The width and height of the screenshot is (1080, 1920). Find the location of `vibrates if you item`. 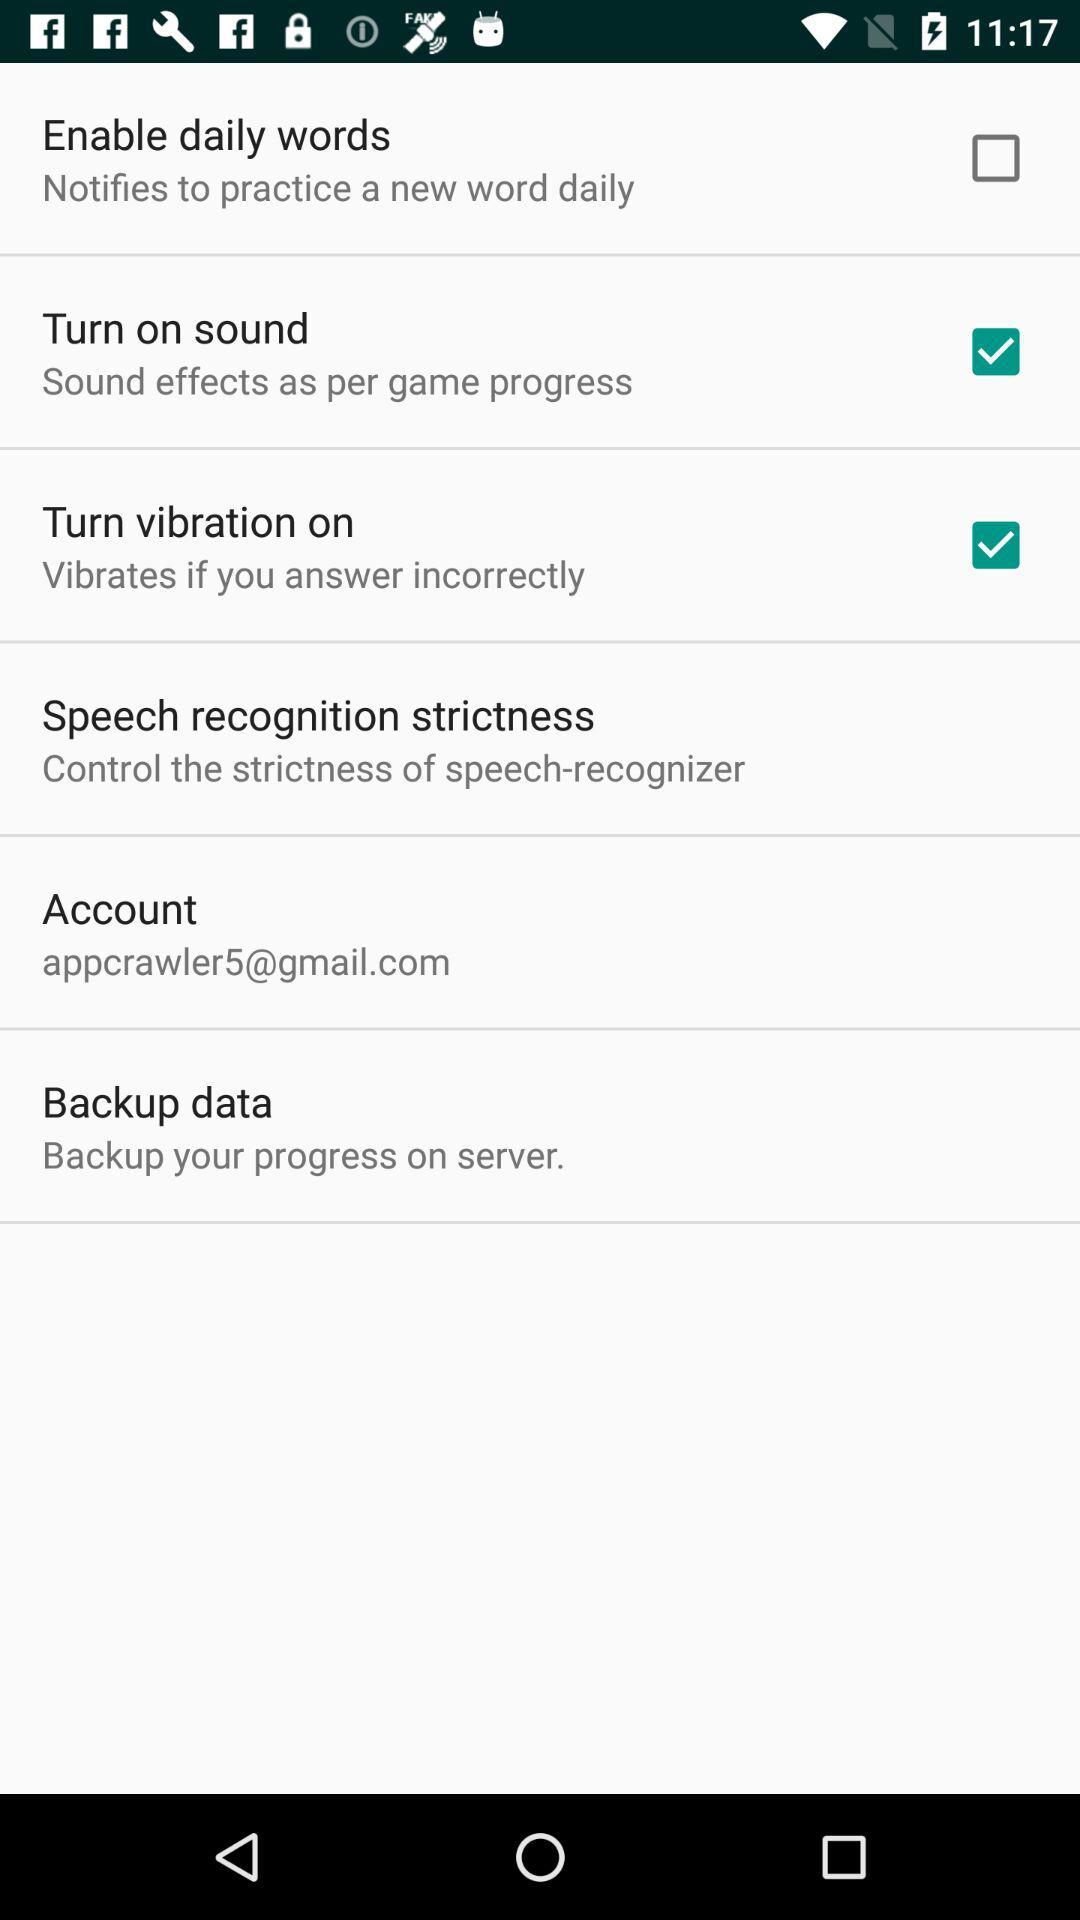

vibrates if you item is located at coordinates (313, 572).